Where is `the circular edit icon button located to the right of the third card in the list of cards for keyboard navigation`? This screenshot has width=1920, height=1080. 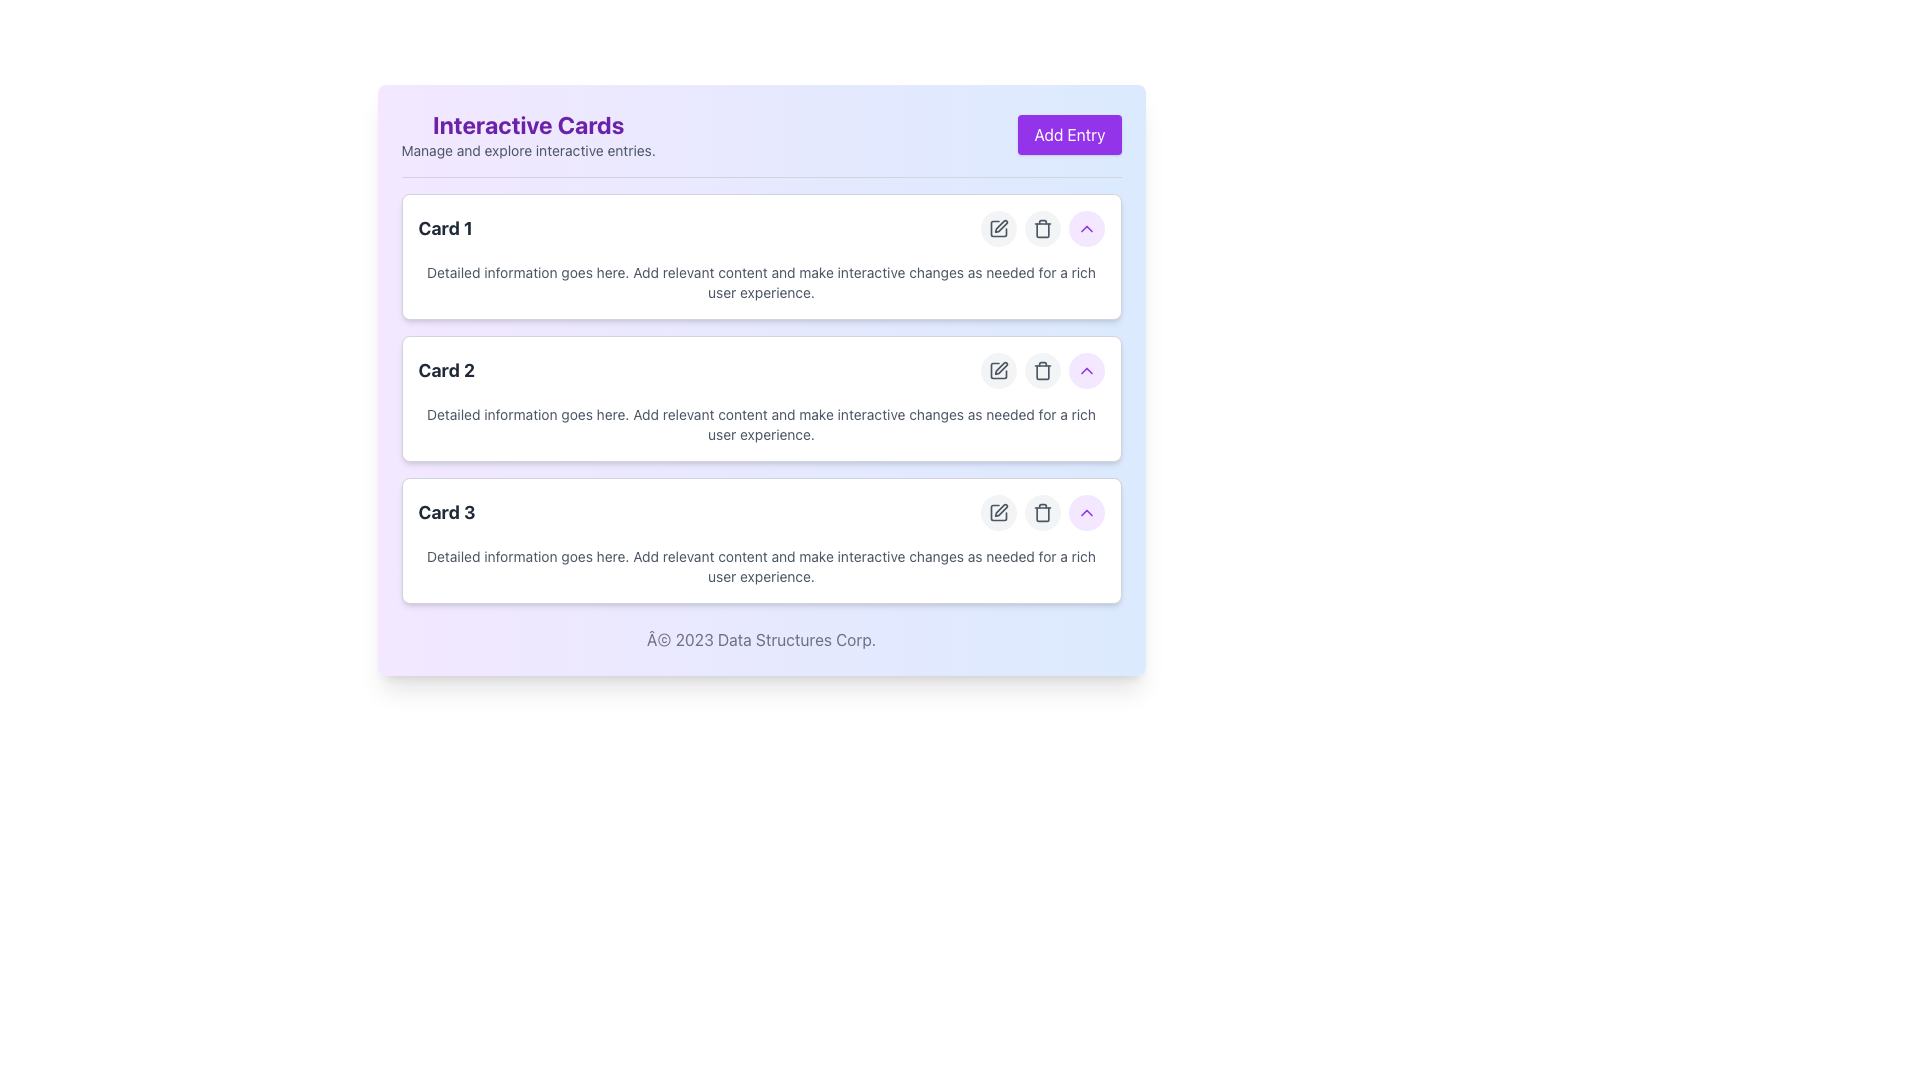 the circular edit icon button located to the right of the third card in the list of cards for keyboard navigation is located at coordinates (998, 512).